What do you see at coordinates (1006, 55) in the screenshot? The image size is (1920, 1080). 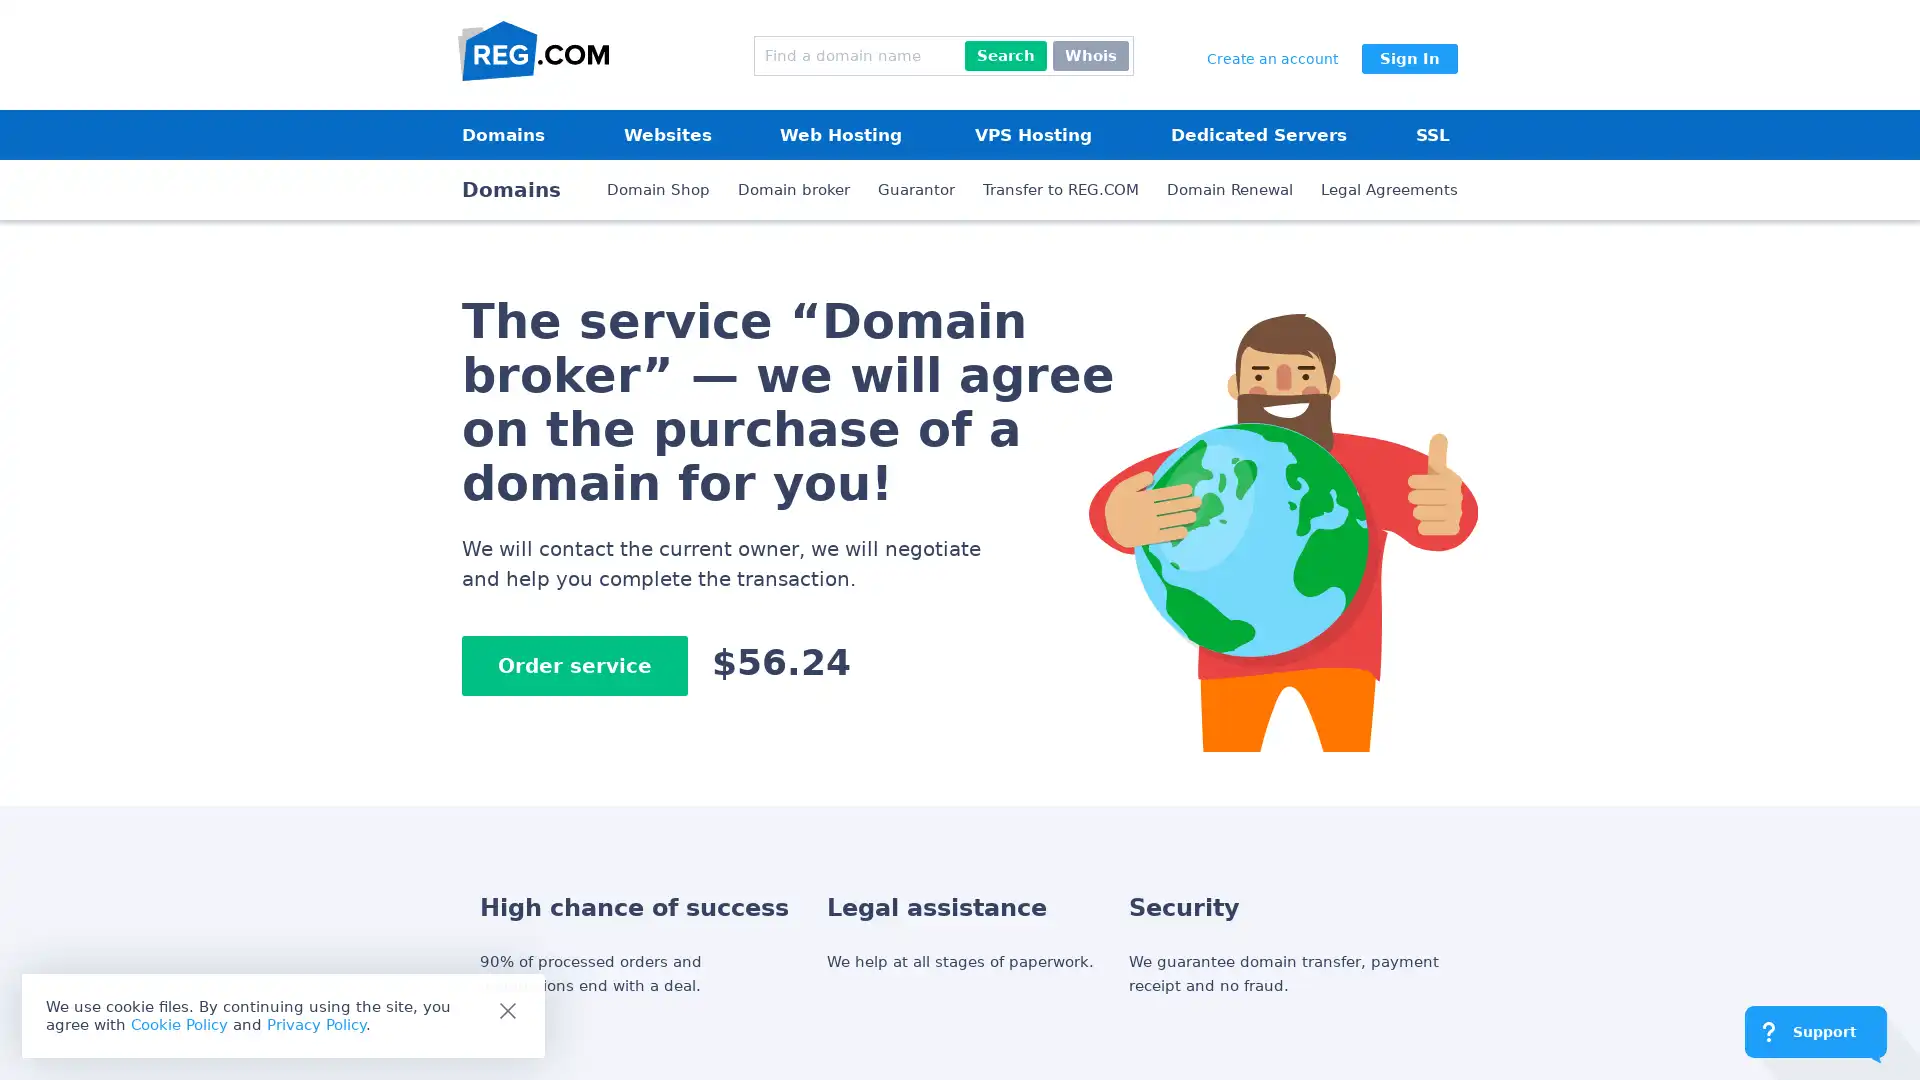 I see `Search` at bounding box center [1006, 55].